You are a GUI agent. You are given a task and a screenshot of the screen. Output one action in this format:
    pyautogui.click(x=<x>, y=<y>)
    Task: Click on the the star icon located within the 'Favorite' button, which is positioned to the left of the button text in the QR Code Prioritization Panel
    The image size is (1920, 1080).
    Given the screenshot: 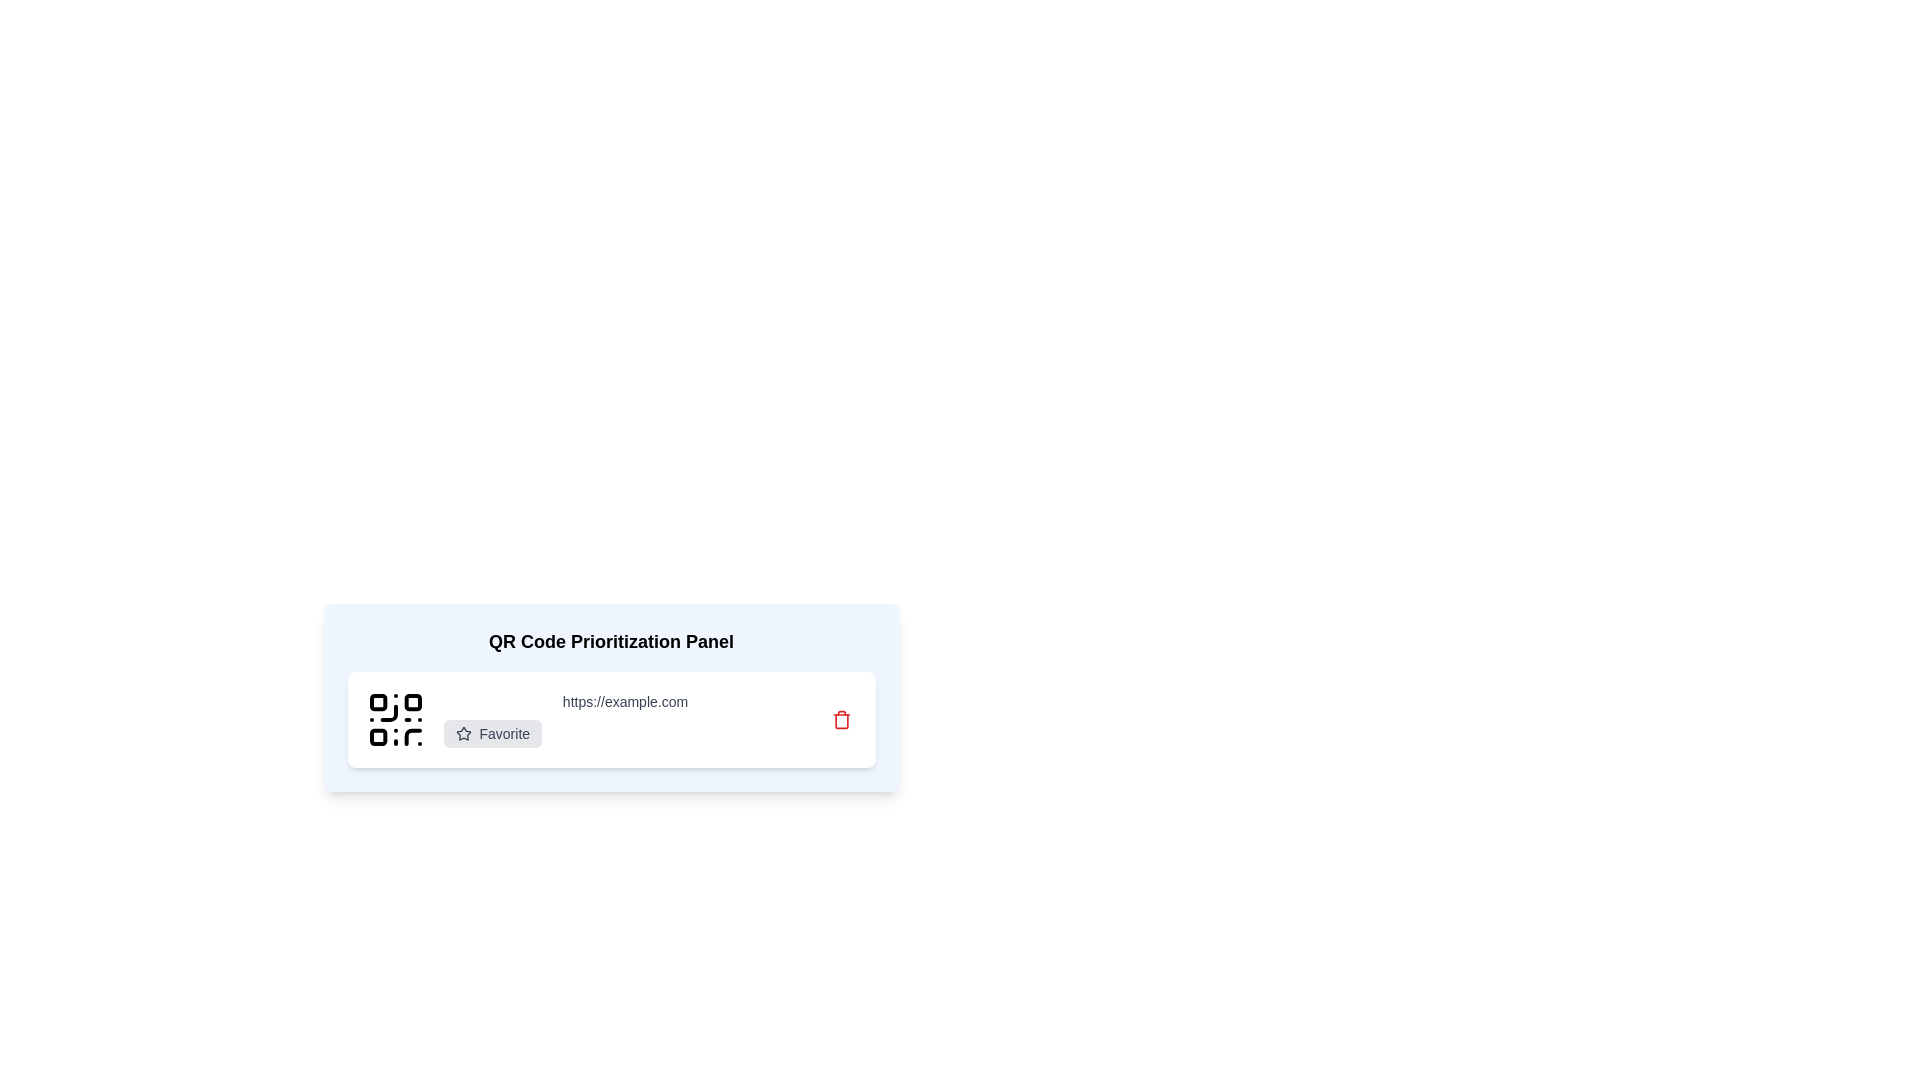 What is the action you would take?
    pyautogui.click(x=462, y=733)
    